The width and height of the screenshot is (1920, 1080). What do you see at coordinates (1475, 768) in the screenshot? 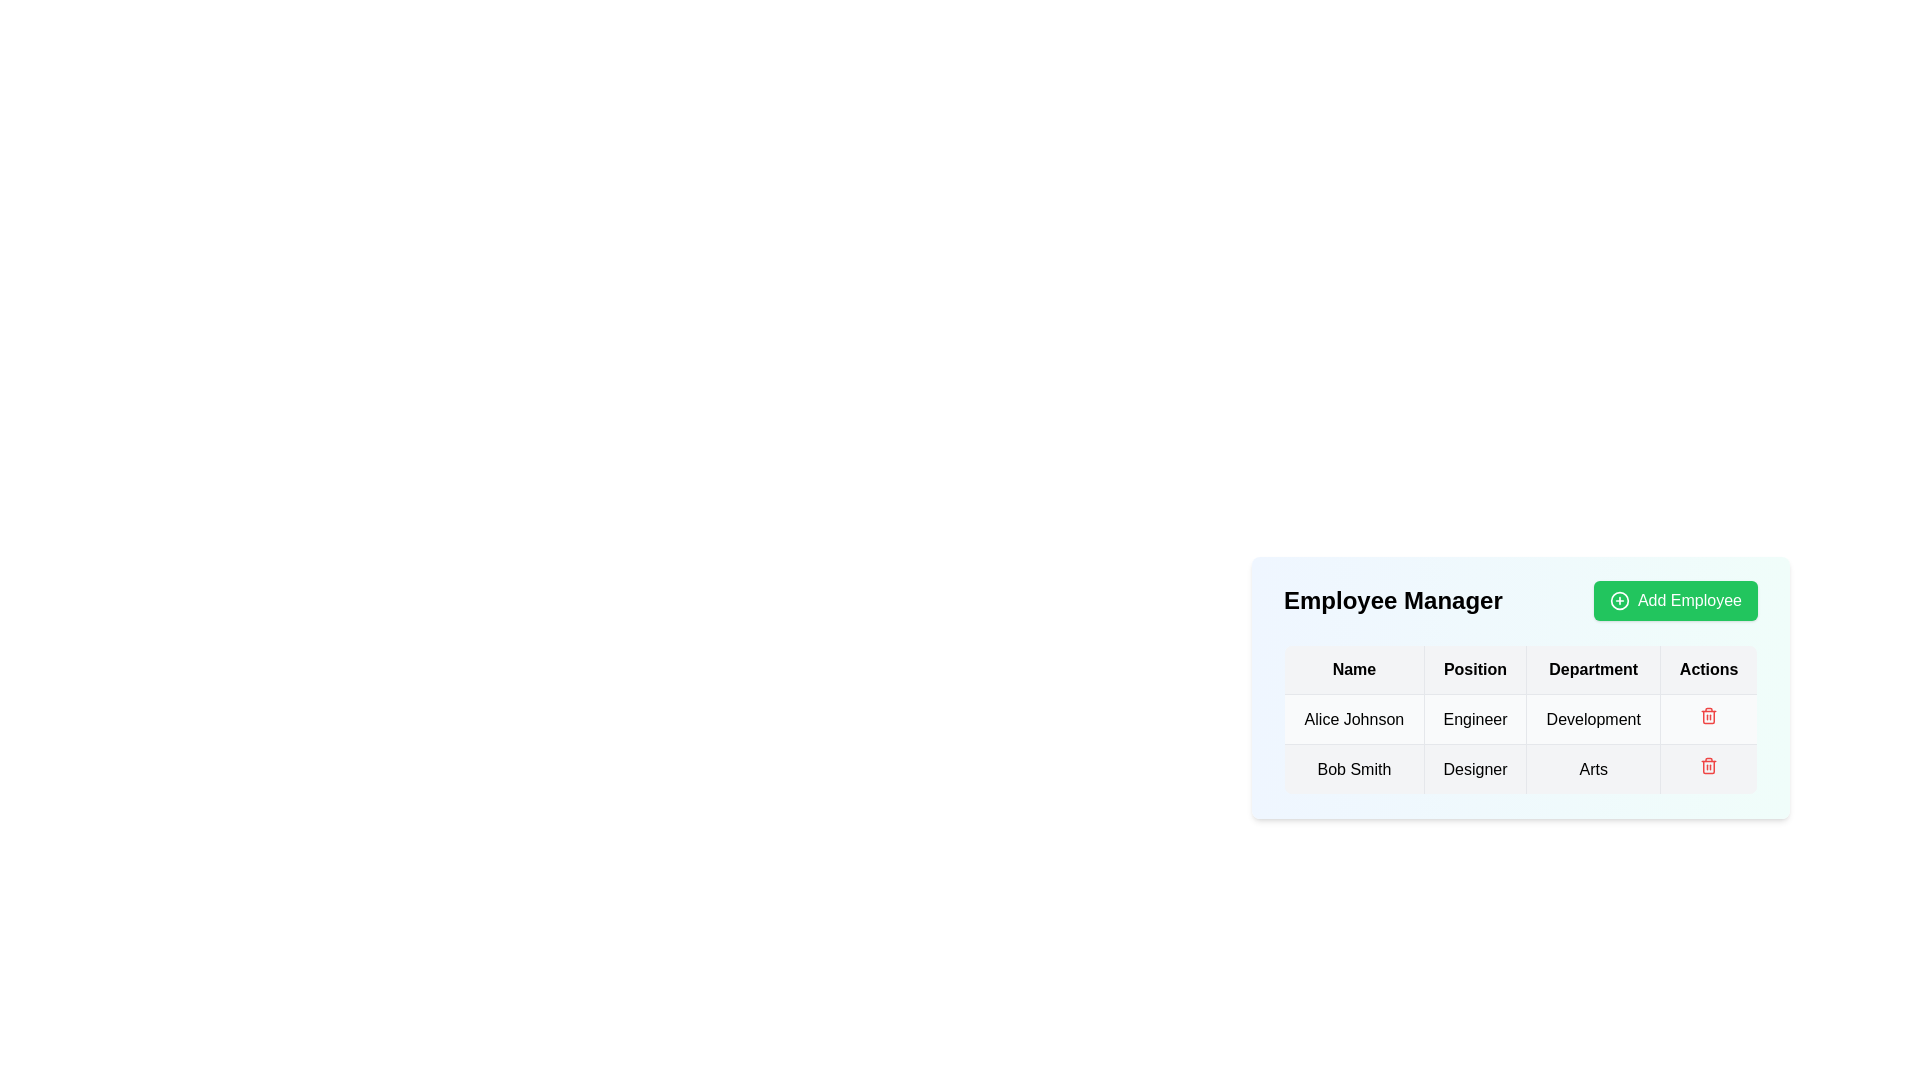
I see `the text label representing the job position of the individual listed in the second row and second column of the table, which is directly under 'Engineer' and to the right of 'Bob Smith'` at bounding box center [1475, 768].